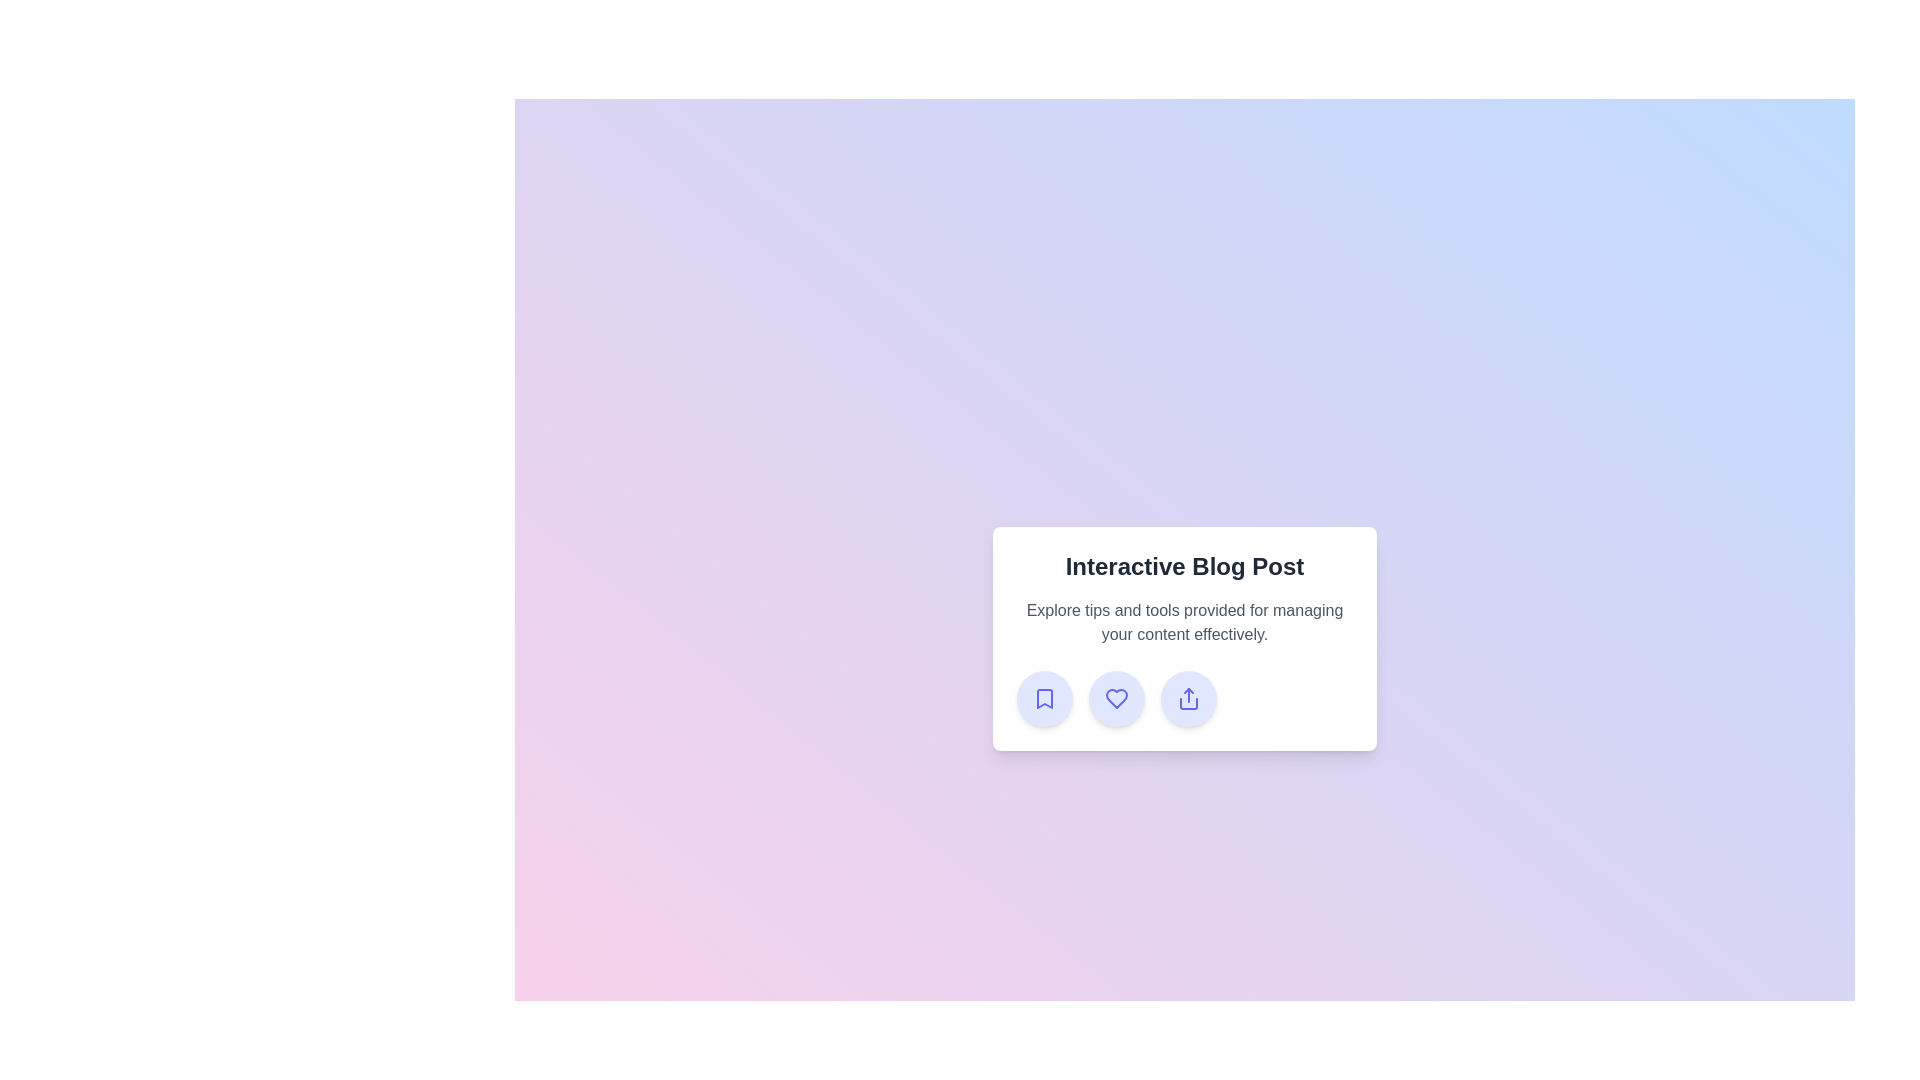 This screenshot has width=1920, height=1080. What do you see at coordinates (1116, 697) in the screenshot?
I see `the heart-shaped icon with a stylized outline design, which is the second item in a row of three icons located beneath the card text with a light purple circular background` at bounding box center [1116, 697].